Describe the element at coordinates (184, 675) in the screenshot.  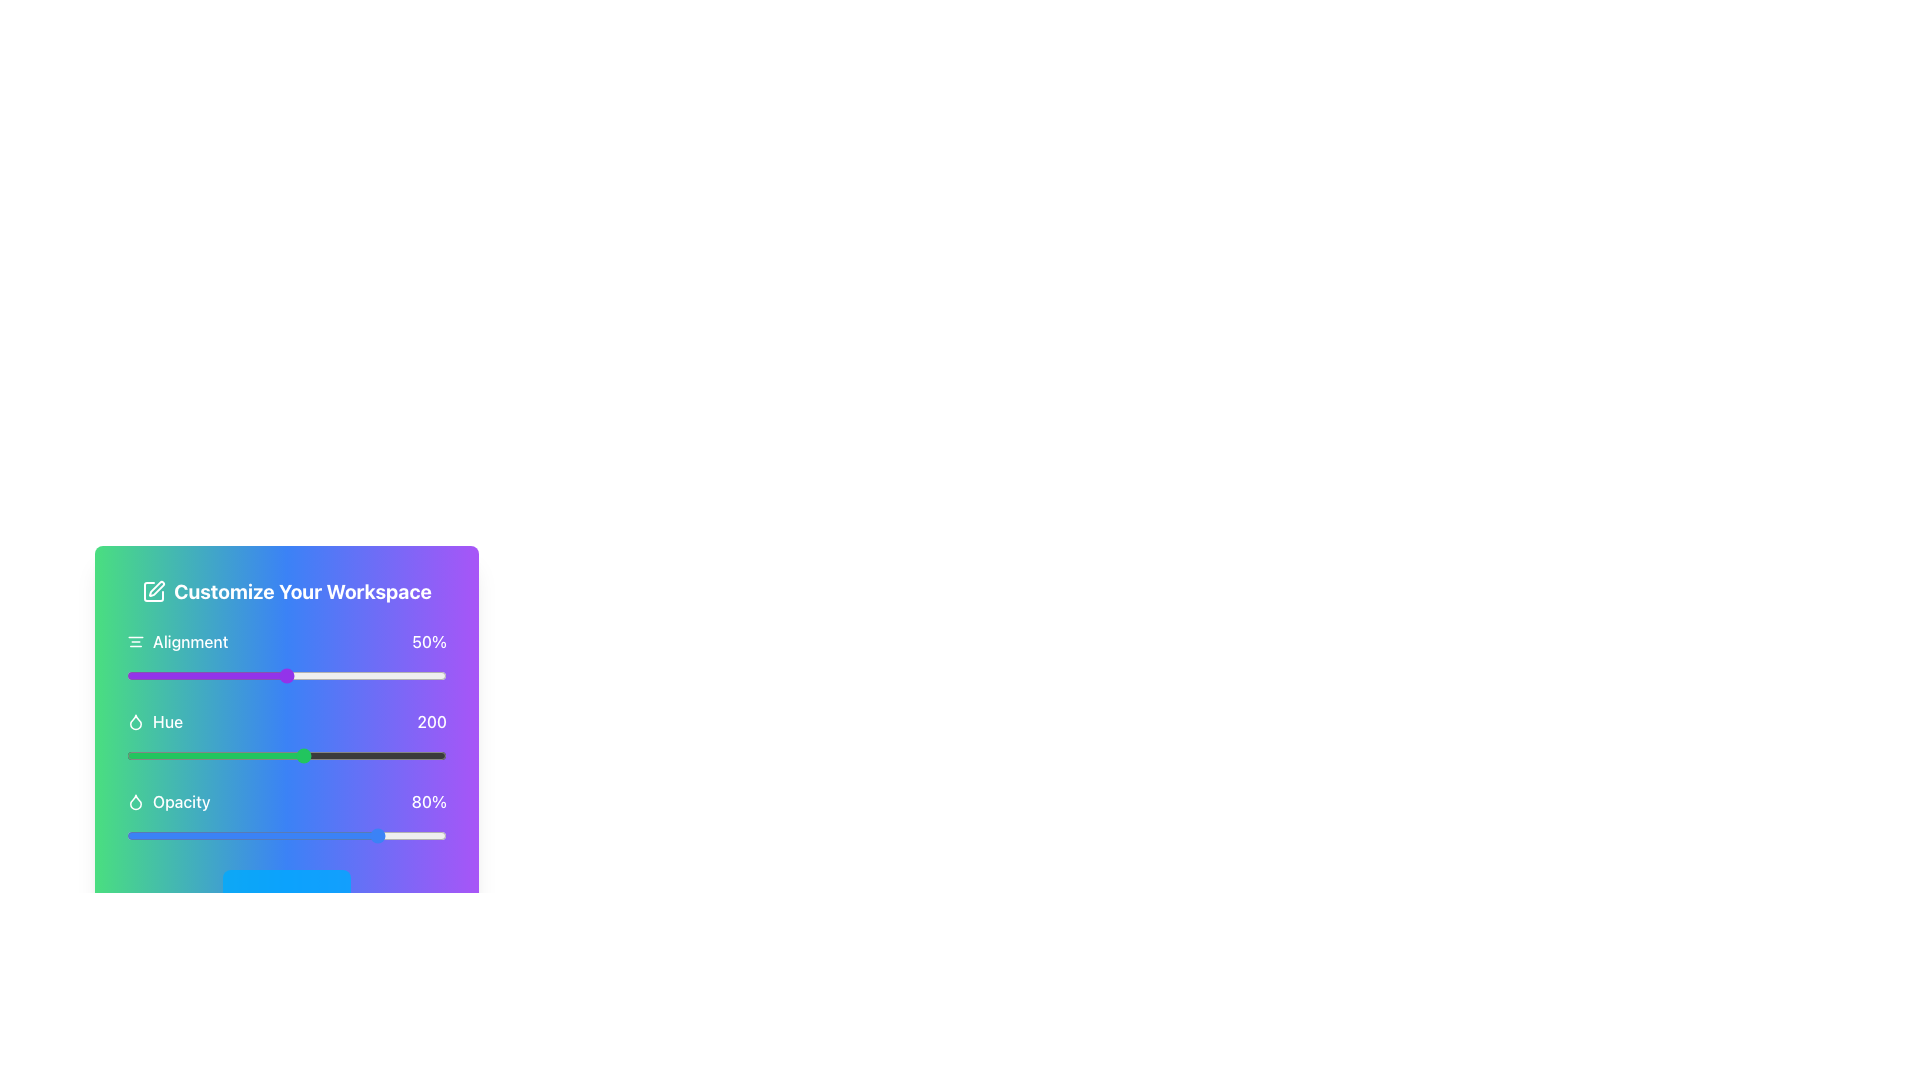
I see `the alignment percentage` at that location.